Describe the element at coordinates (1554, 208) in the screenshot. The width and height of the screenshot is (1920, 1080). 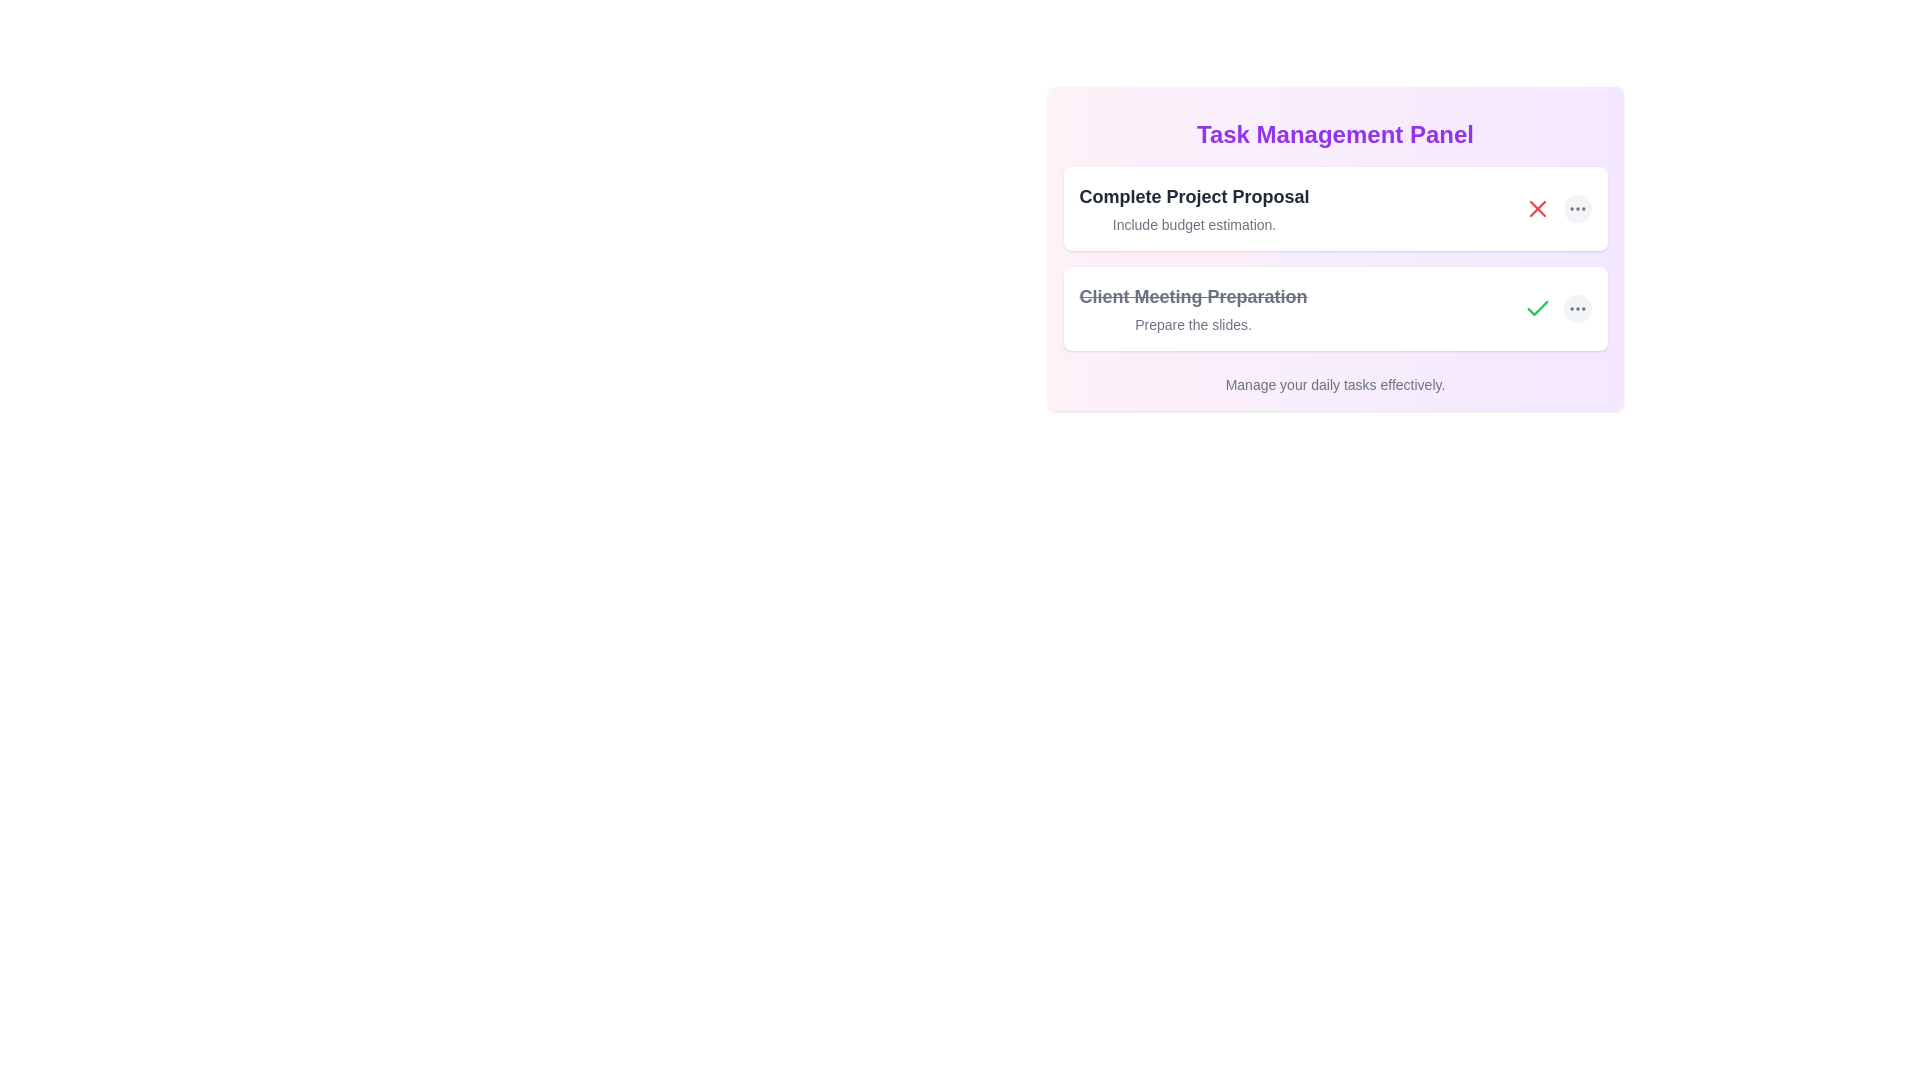
I see `the ellipsis icon located to the right of the red 'X' action button within the task labeled 'Complete Project Proposal'` at that location.